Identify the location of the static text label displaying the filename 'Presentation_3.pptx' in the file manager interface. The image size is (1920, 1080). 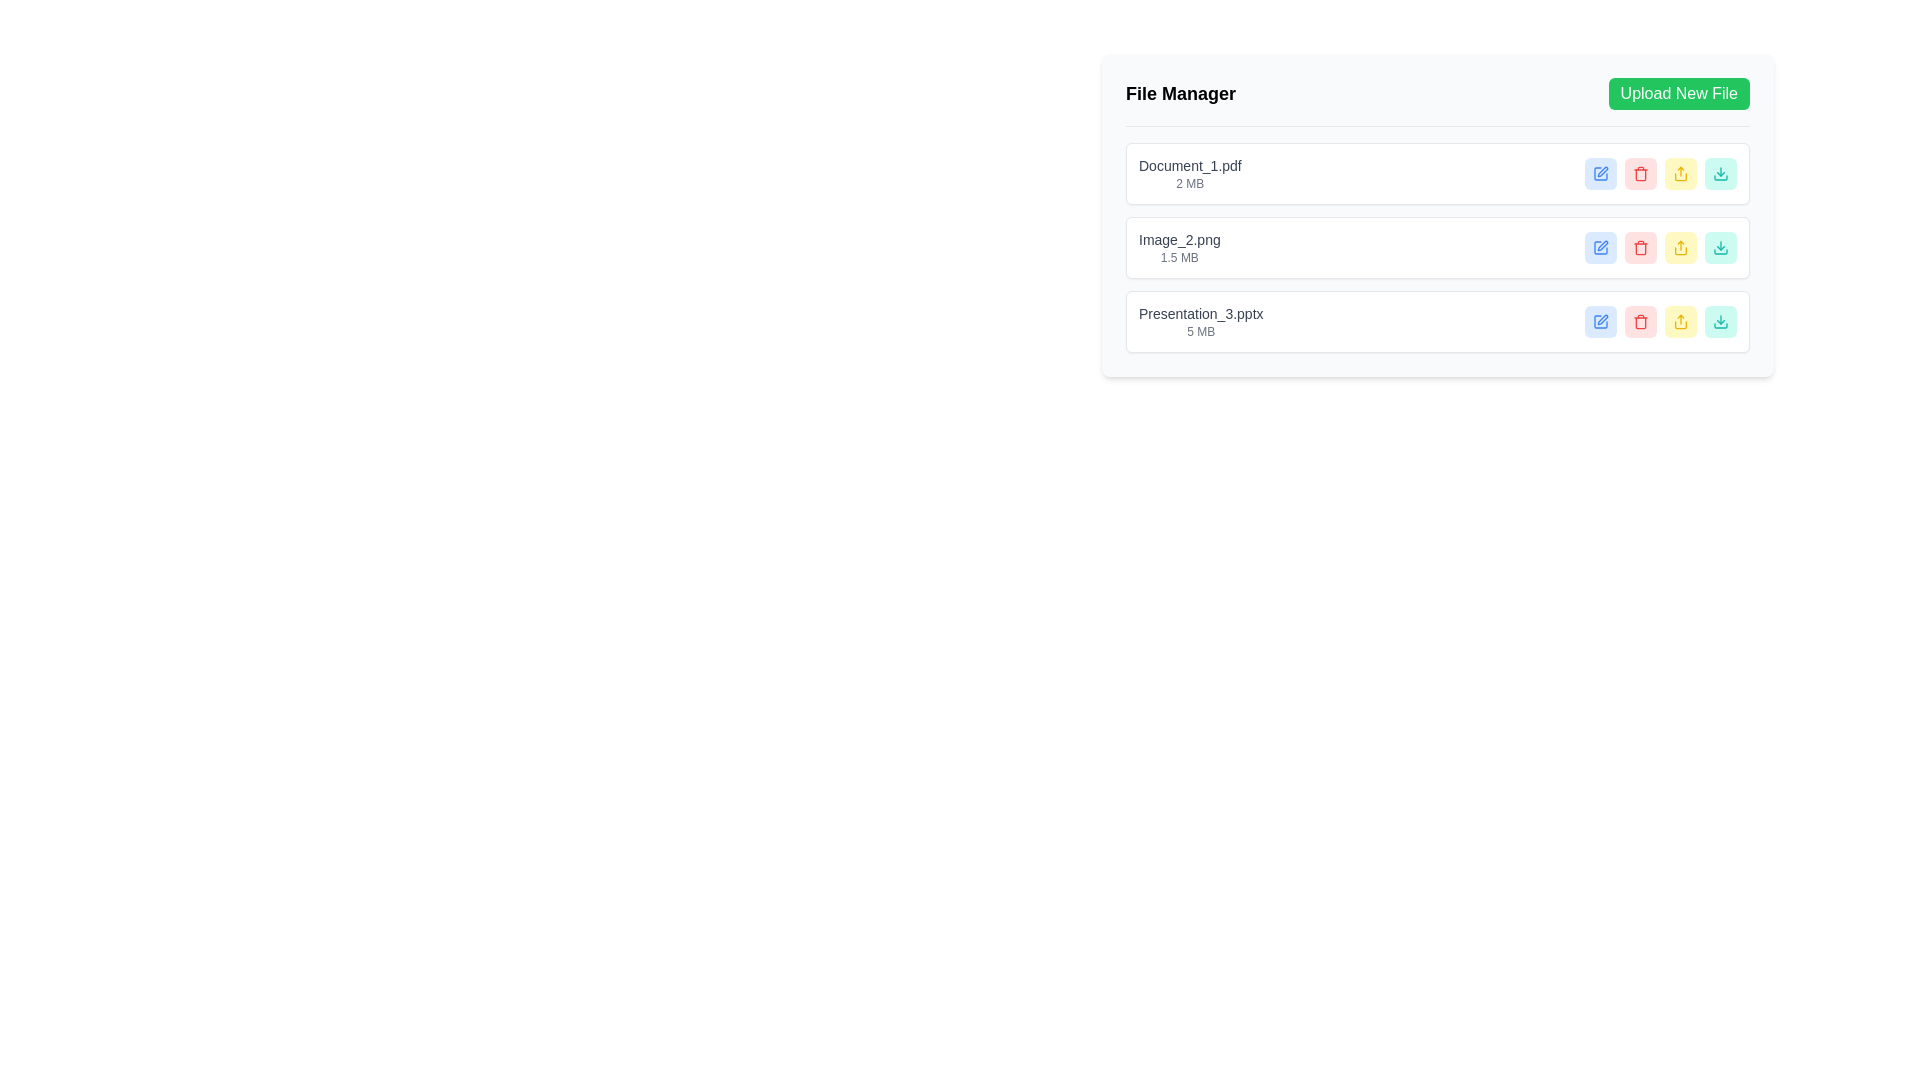
(1200, 313).